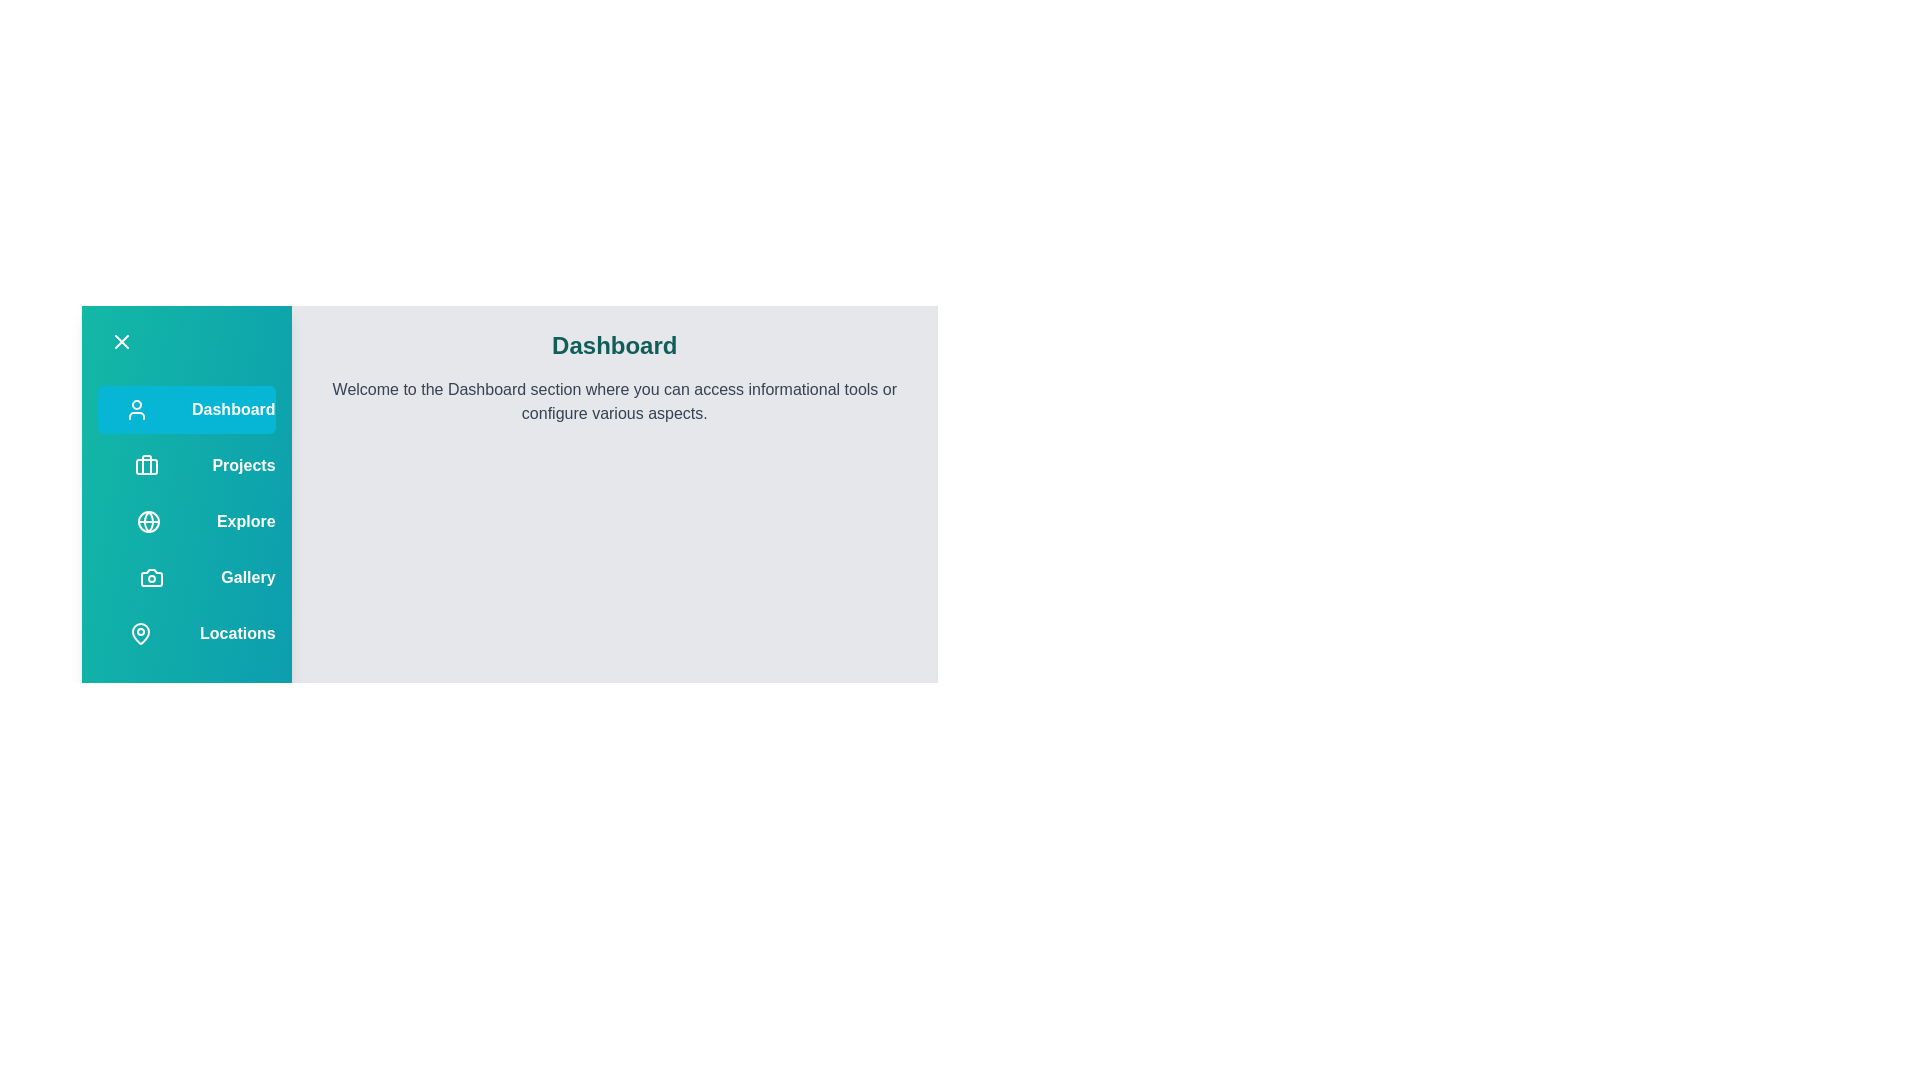  What do you see at coordinates (146, 466) in the screenshot?
I see `the menu option corresponding to Projects` at bounding box center [146, 466].